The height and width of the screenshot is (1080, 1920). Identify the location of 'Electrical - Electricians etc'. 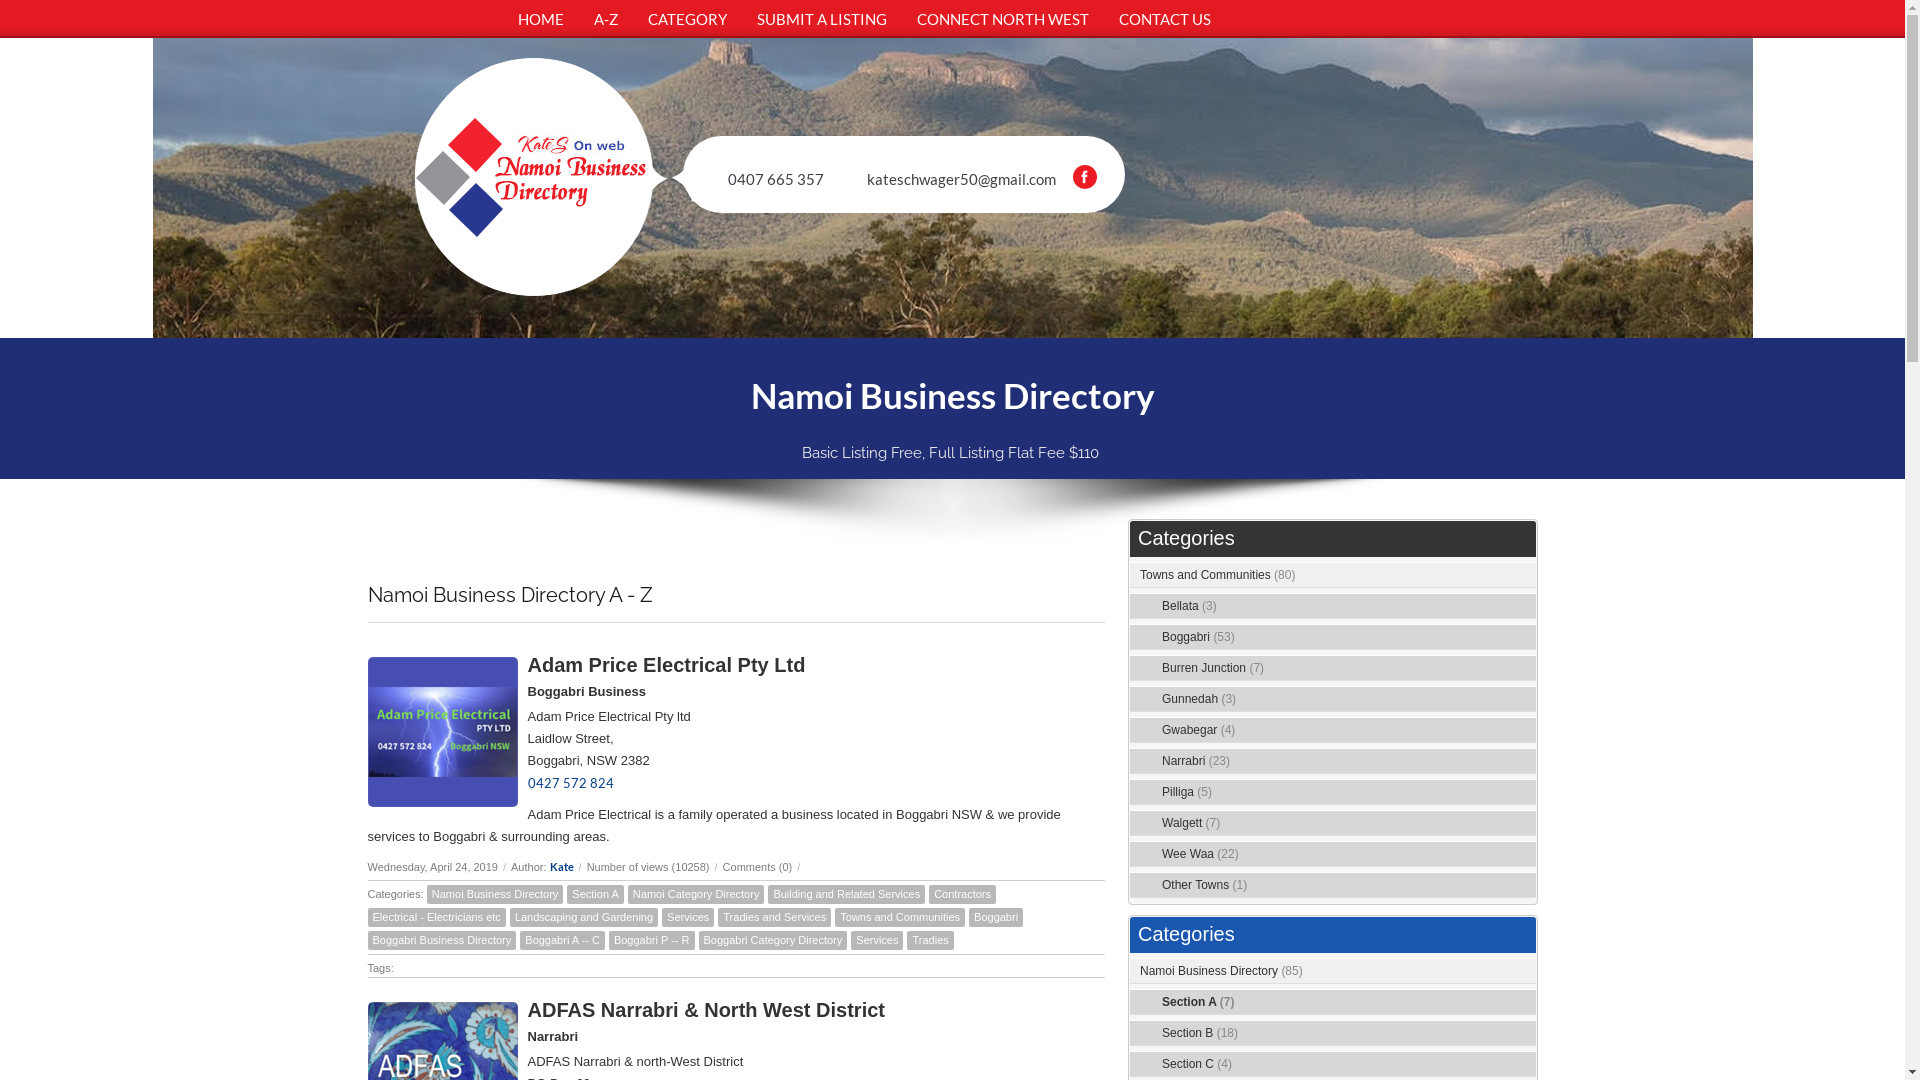
(435, 917).